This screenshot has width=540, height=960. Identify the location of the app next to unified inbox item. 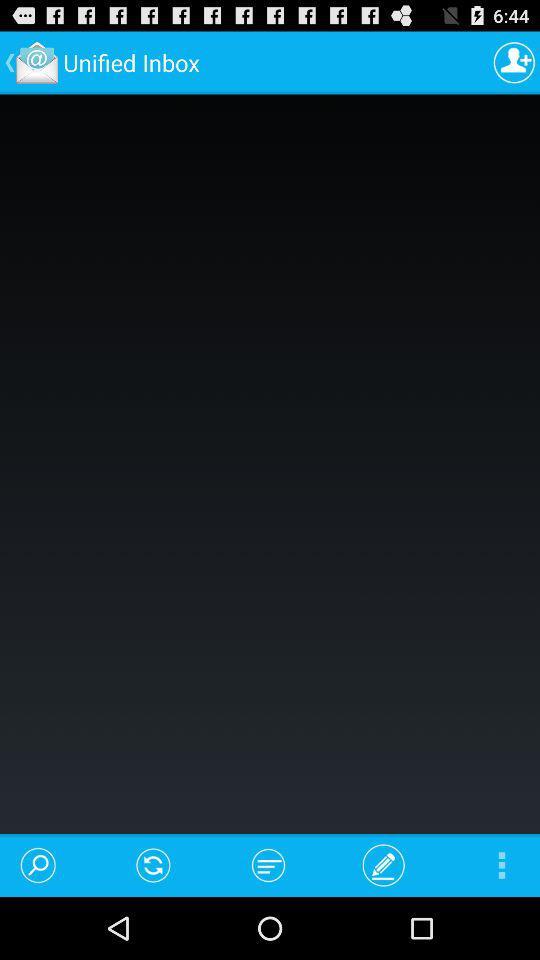
(514, 62).